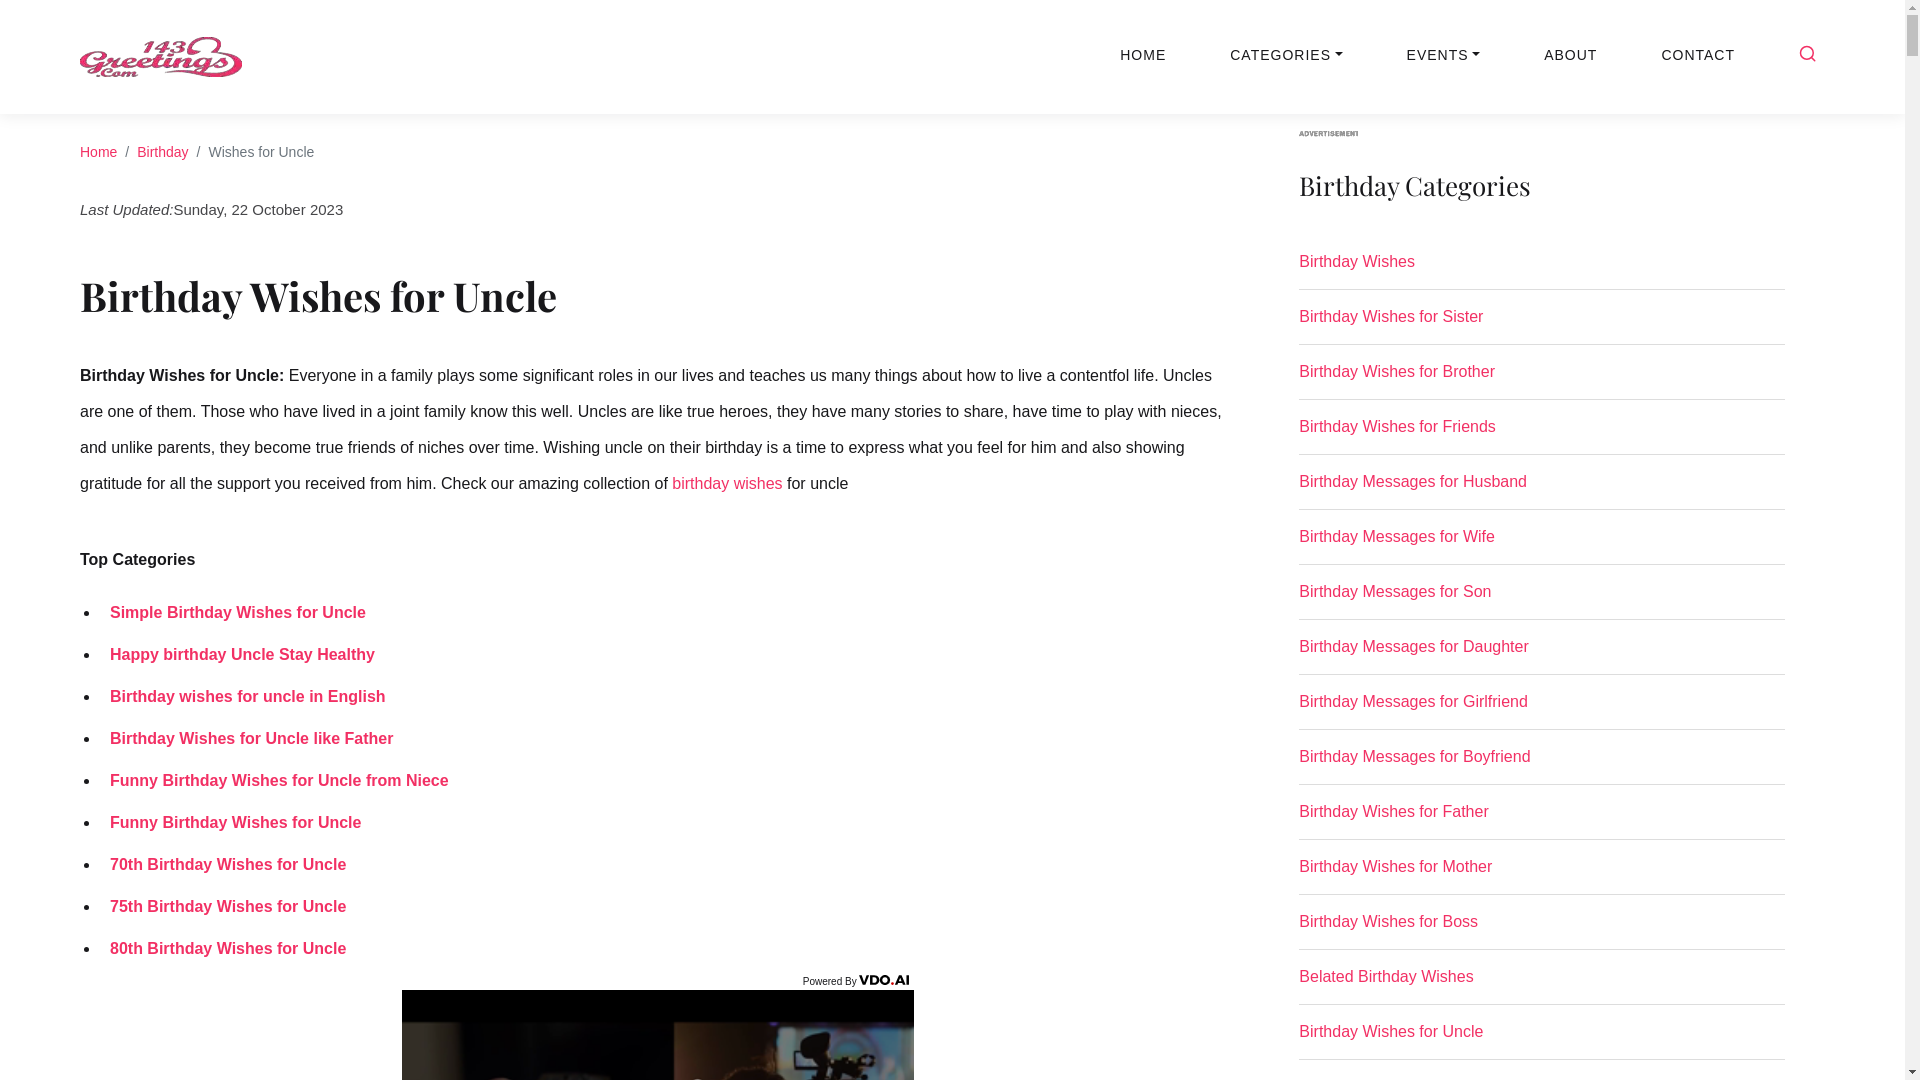  What do you see at coordinates (233, 611) in the screenshot?
I see `'Simple Birthday Wishes for Uncle'` at bounding box center [233, 611].